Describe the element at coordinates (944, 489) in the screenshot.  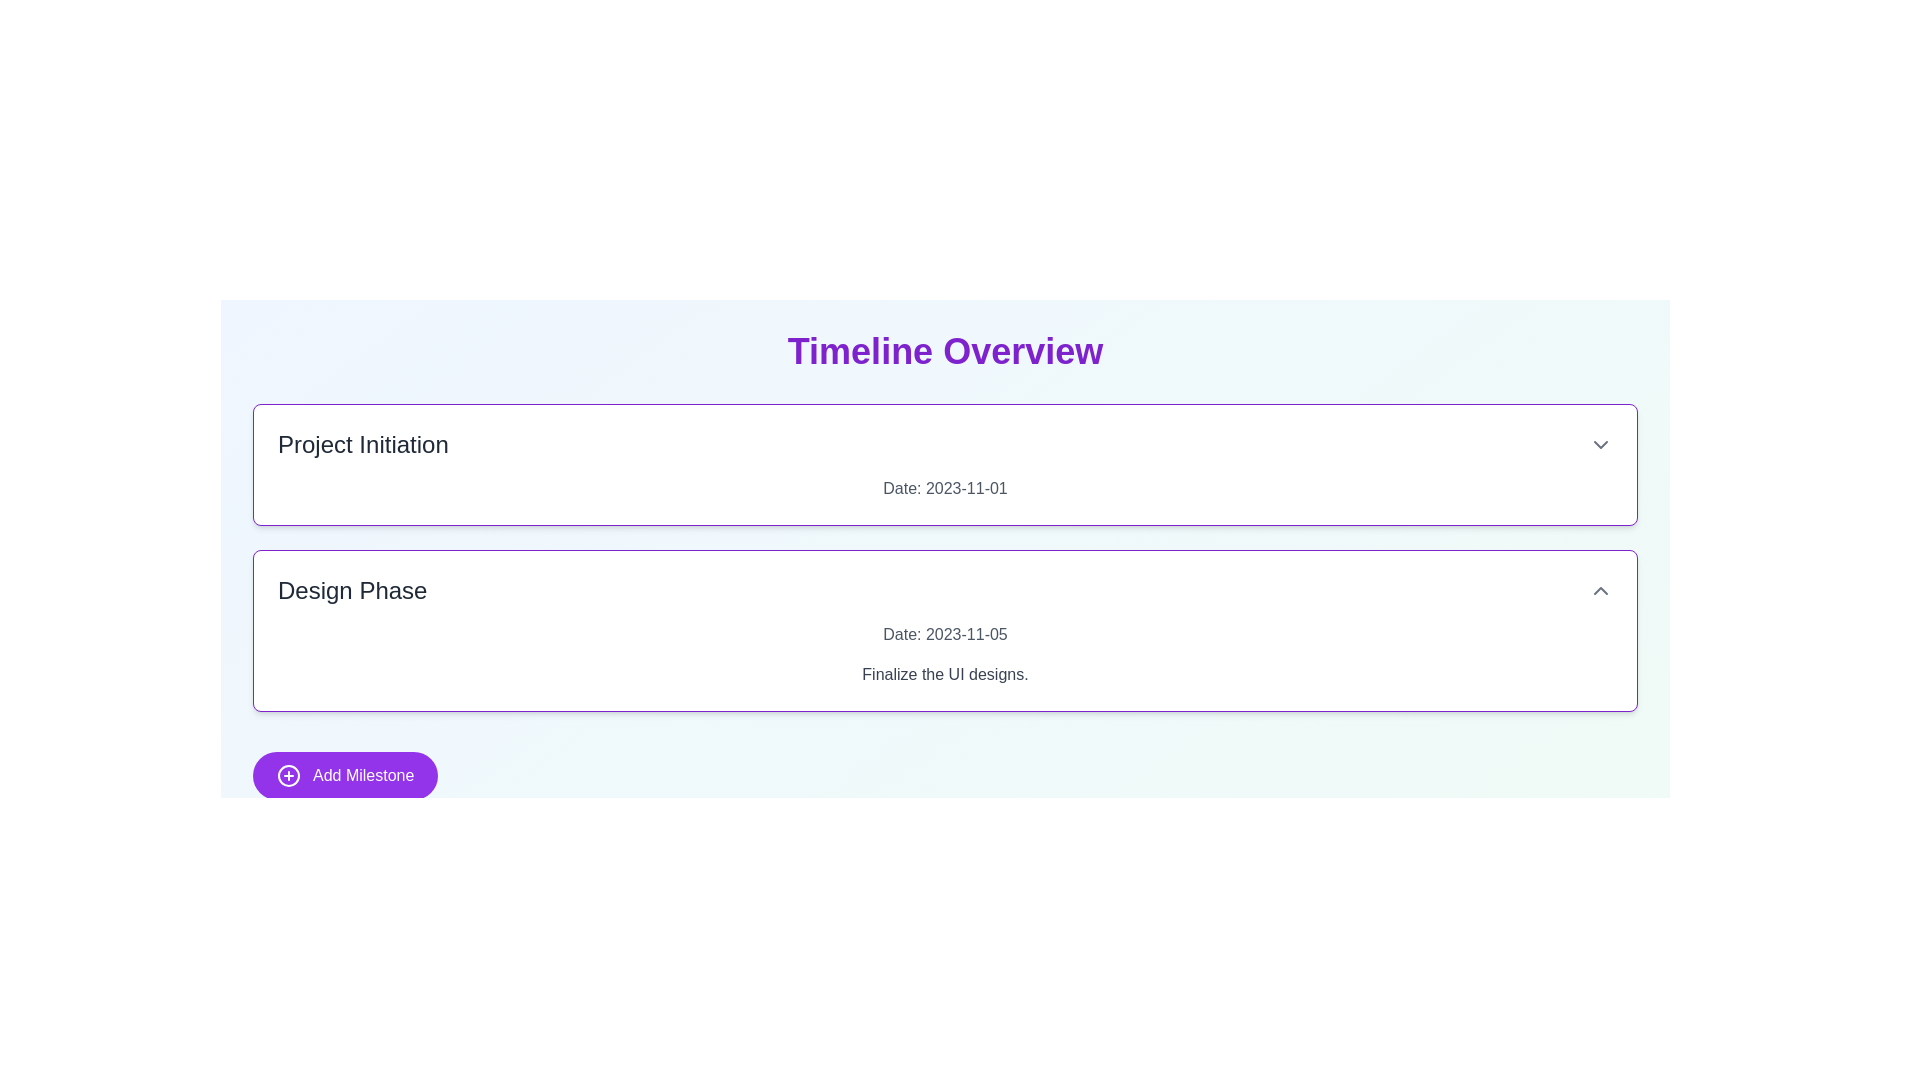
I see `the Label displaying a date value located at the bottom-right of the 'Project Initiation' box, which provides users with a specific date` at that location.